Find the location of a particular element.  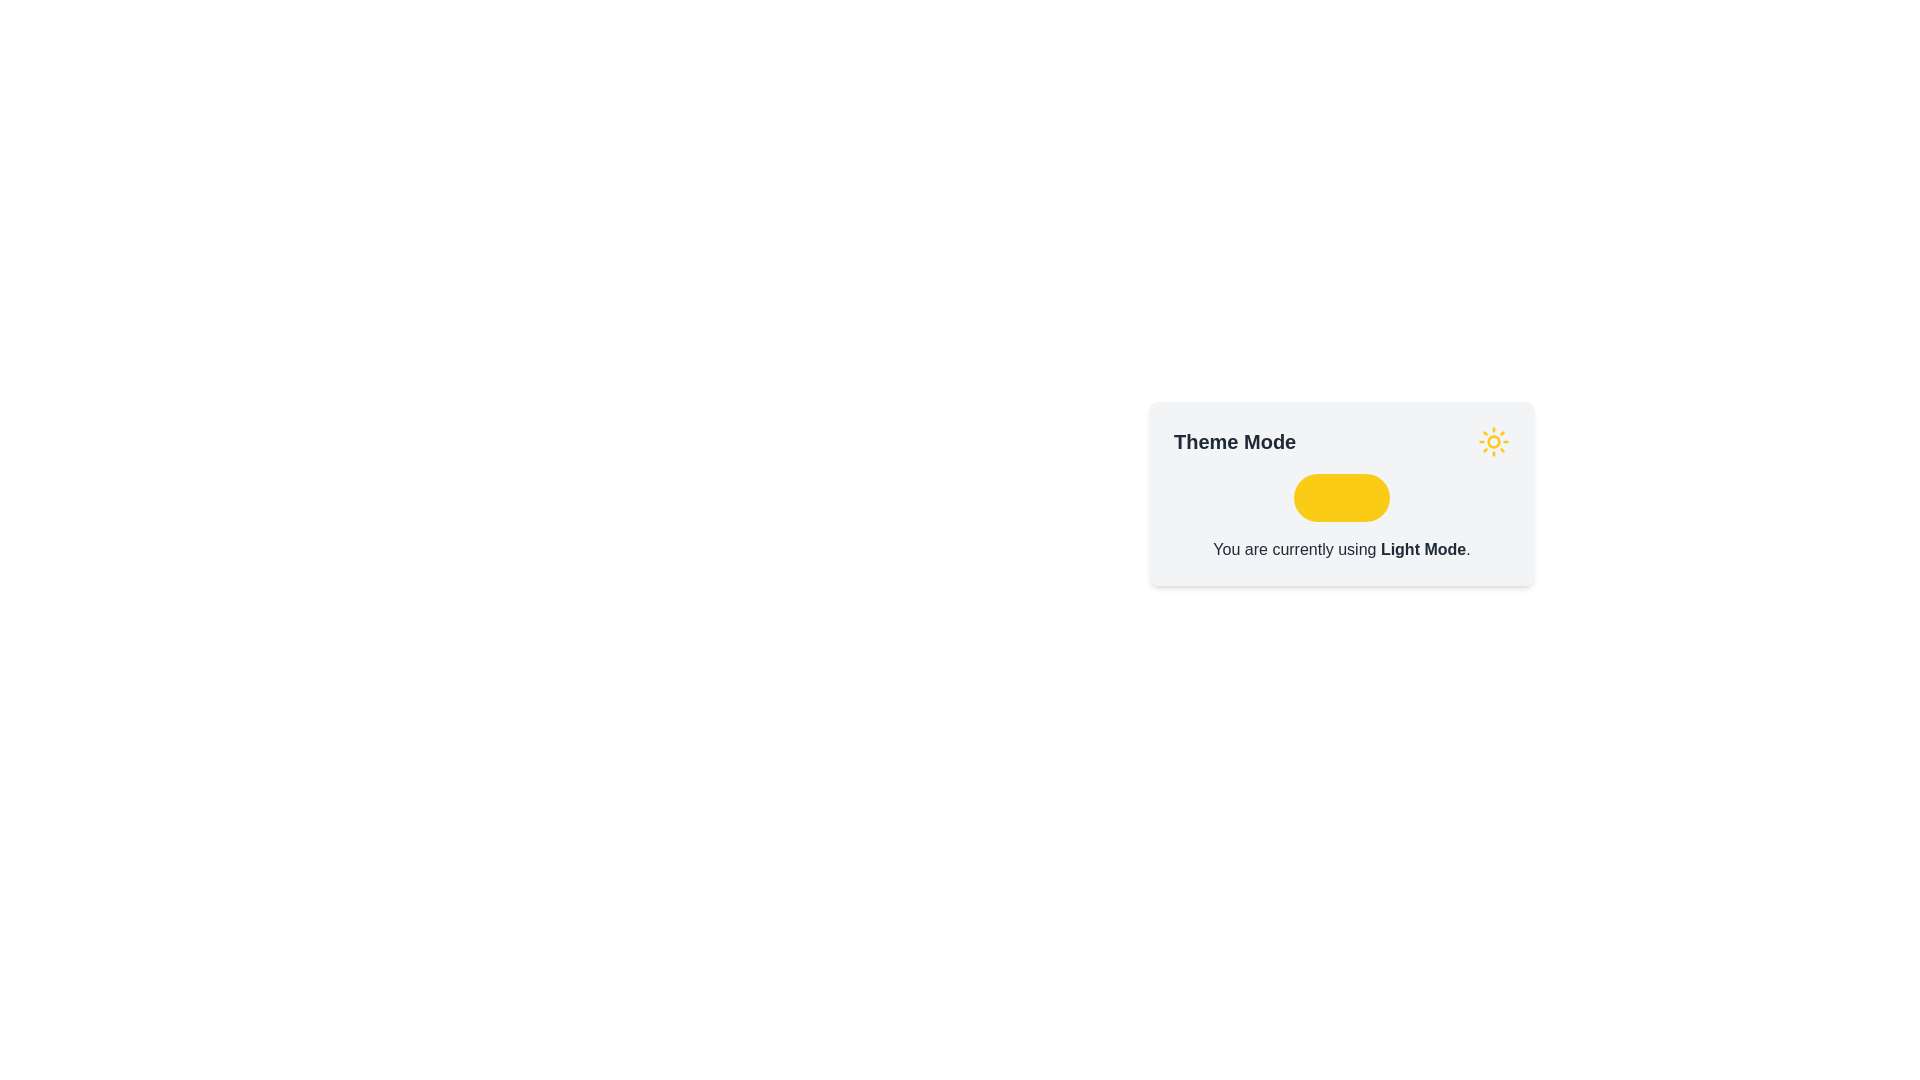

the sun icon representing 'Light Mode' theme, which is located at the extreme right of the 'Theme Mode' section in the application is located at coordinates (1493, 441).